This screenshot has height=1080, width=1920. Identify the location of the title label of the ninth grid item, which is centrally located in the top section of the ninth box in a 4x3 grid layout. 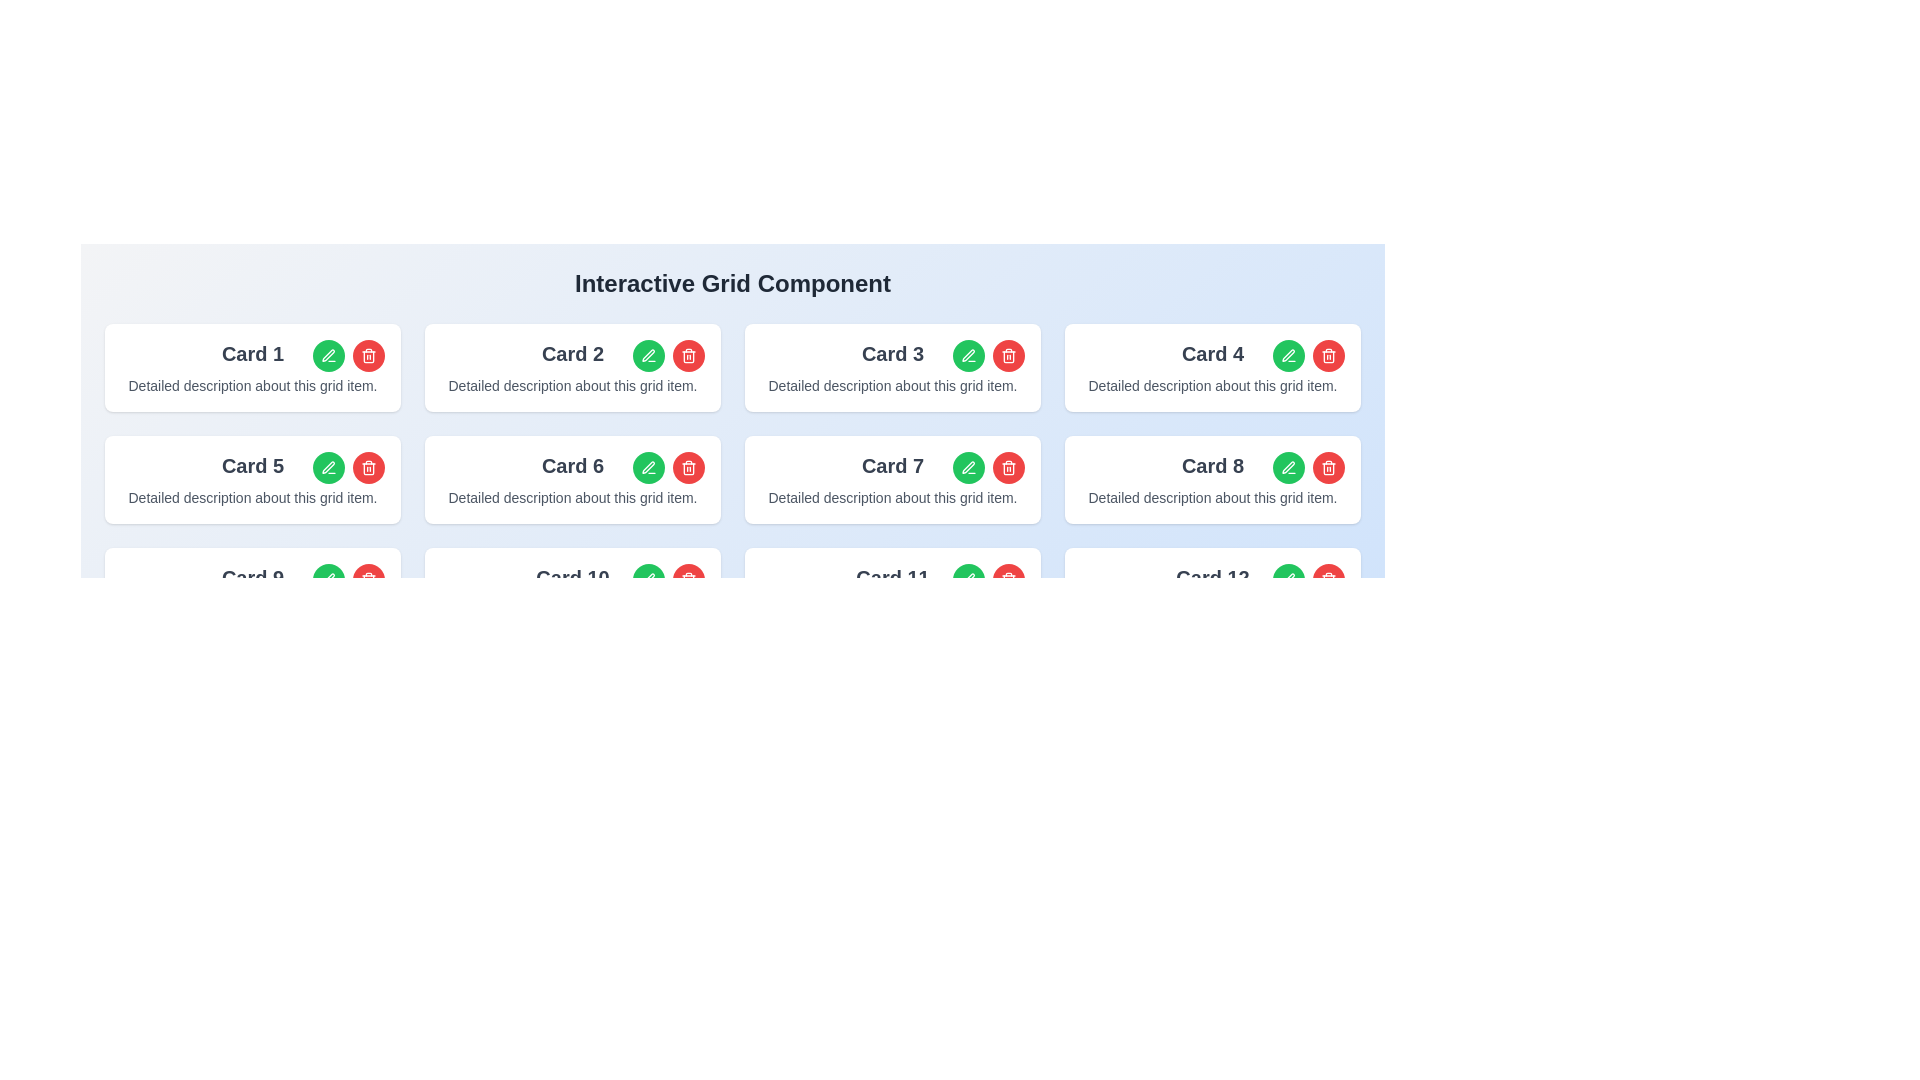
(252, 578).